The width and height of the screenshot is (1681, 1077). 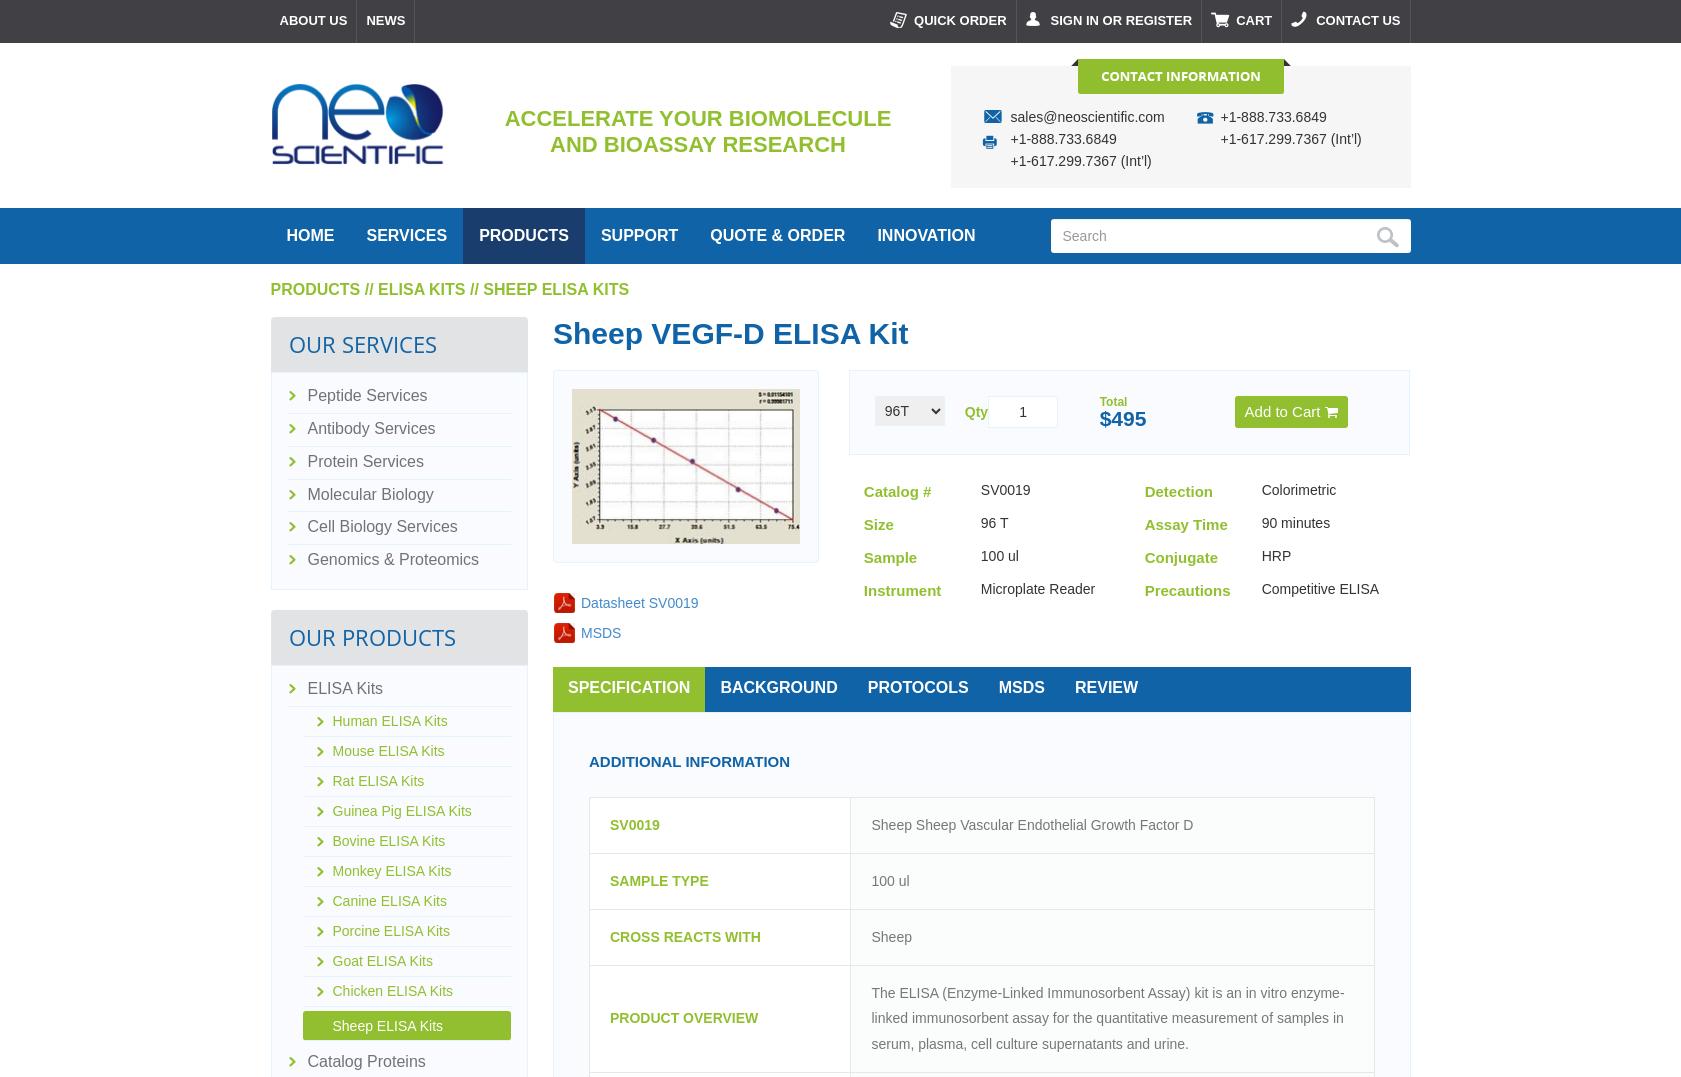 I want to click on 'Molecular Biology', so click(x=368, y=493).